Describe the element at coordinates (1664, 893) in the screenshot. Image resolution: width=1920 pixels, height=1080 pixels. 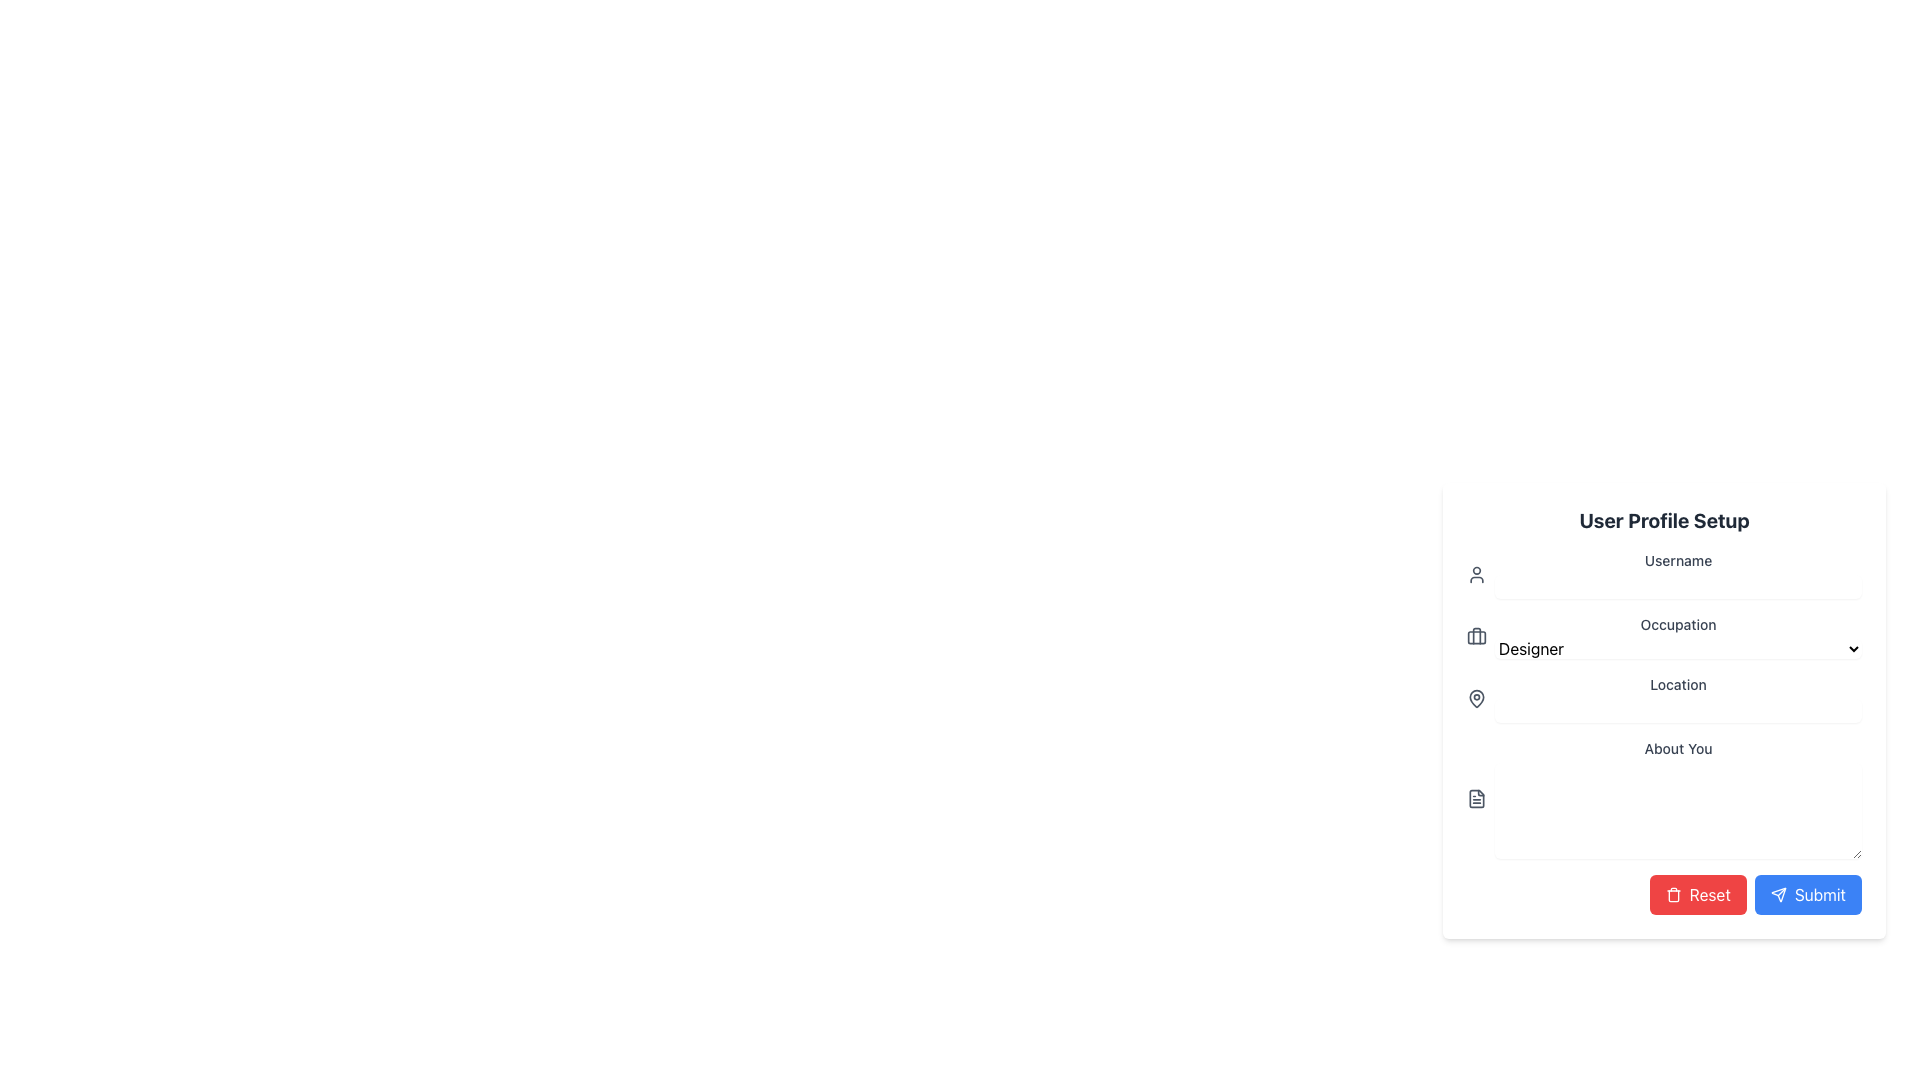
I see `the reset button located to the left of the blue 'Submit' button in the footer section of the form, which resets all form inputs to their defaults` at that location.